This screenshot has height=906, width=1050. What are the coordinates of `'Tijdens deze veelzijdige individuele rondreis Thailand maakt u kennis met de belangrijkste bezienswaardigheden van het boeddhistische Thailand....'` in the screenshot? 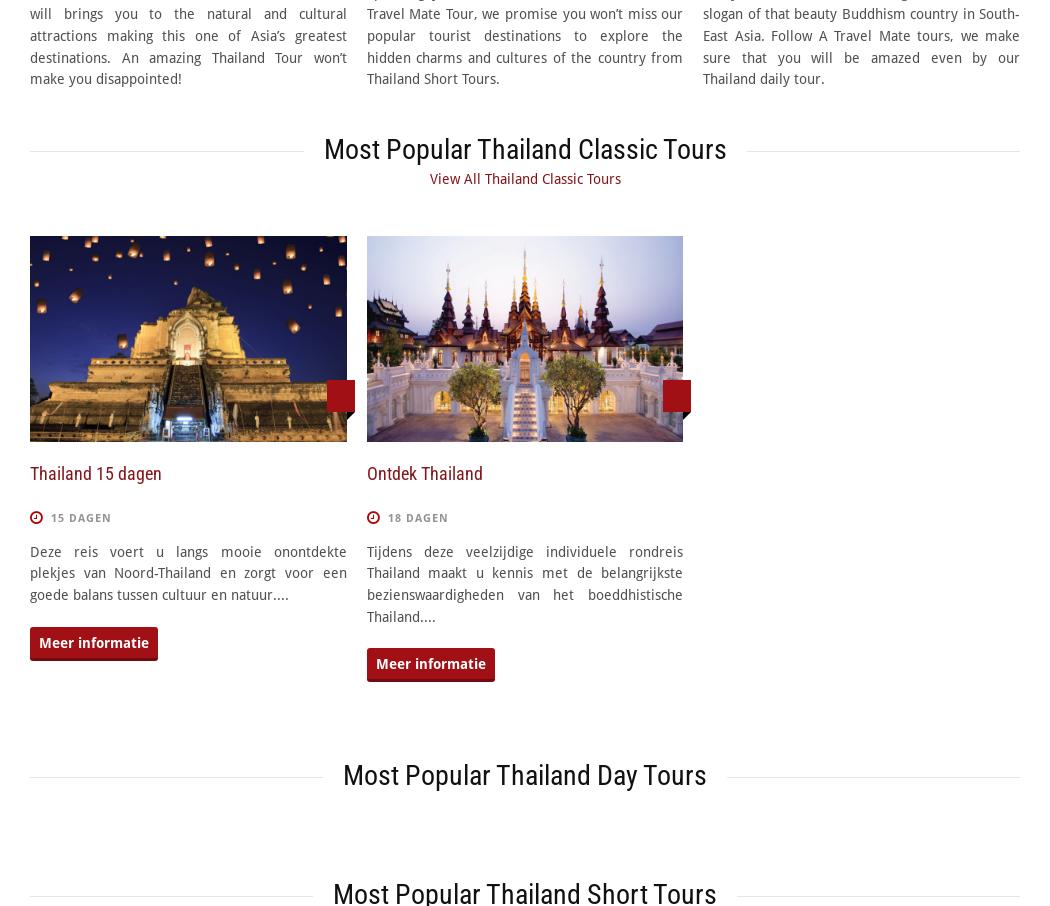 It's located at (523, 582).